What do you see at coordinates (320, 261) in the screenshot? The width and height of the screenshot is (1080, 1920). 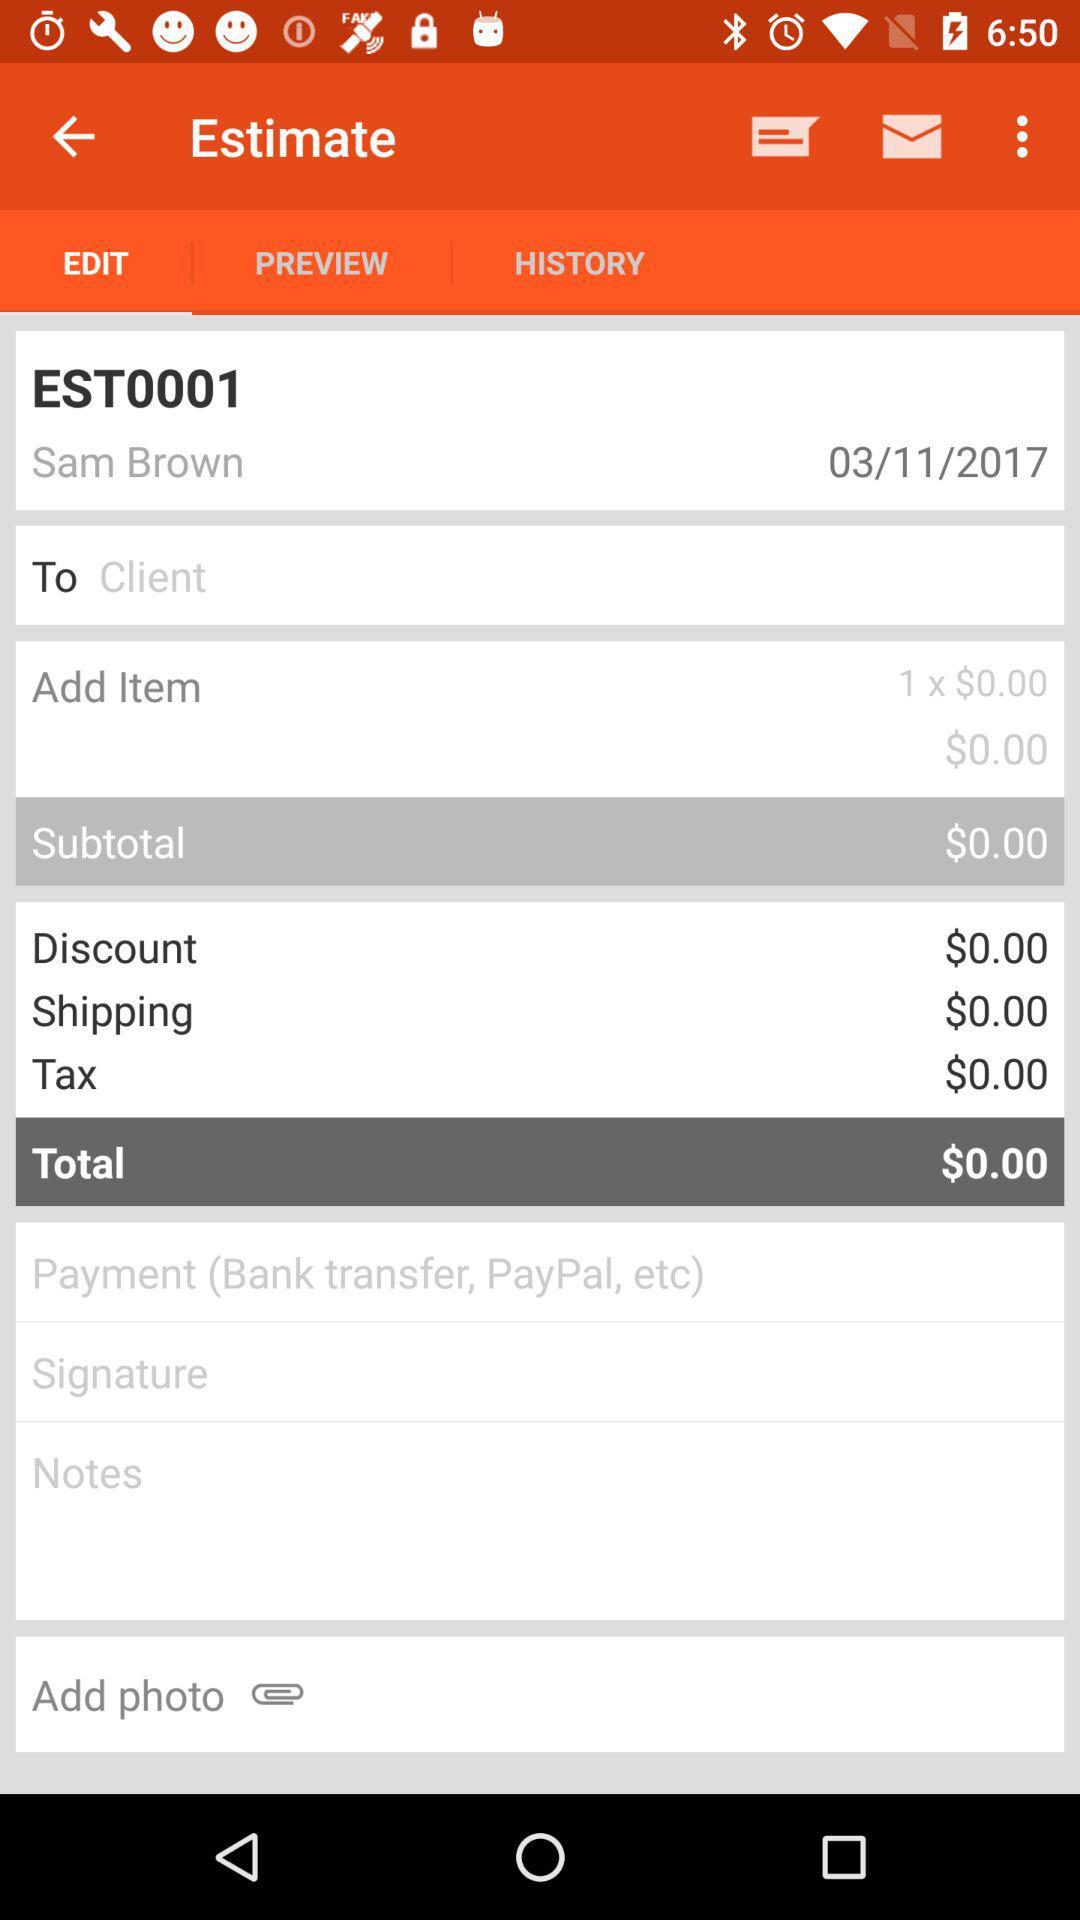 I see `the app next to edit` at bounding box center [320, 261].